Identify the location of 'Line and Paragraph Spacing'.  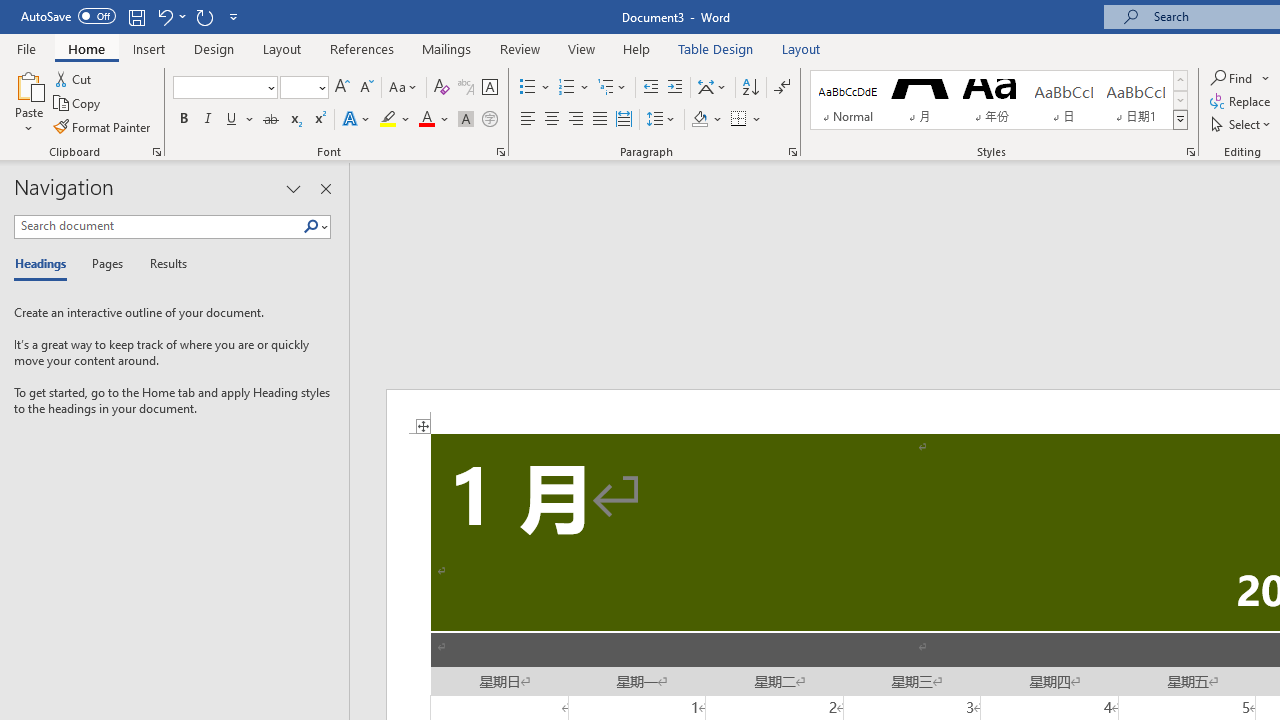
(661, 119).